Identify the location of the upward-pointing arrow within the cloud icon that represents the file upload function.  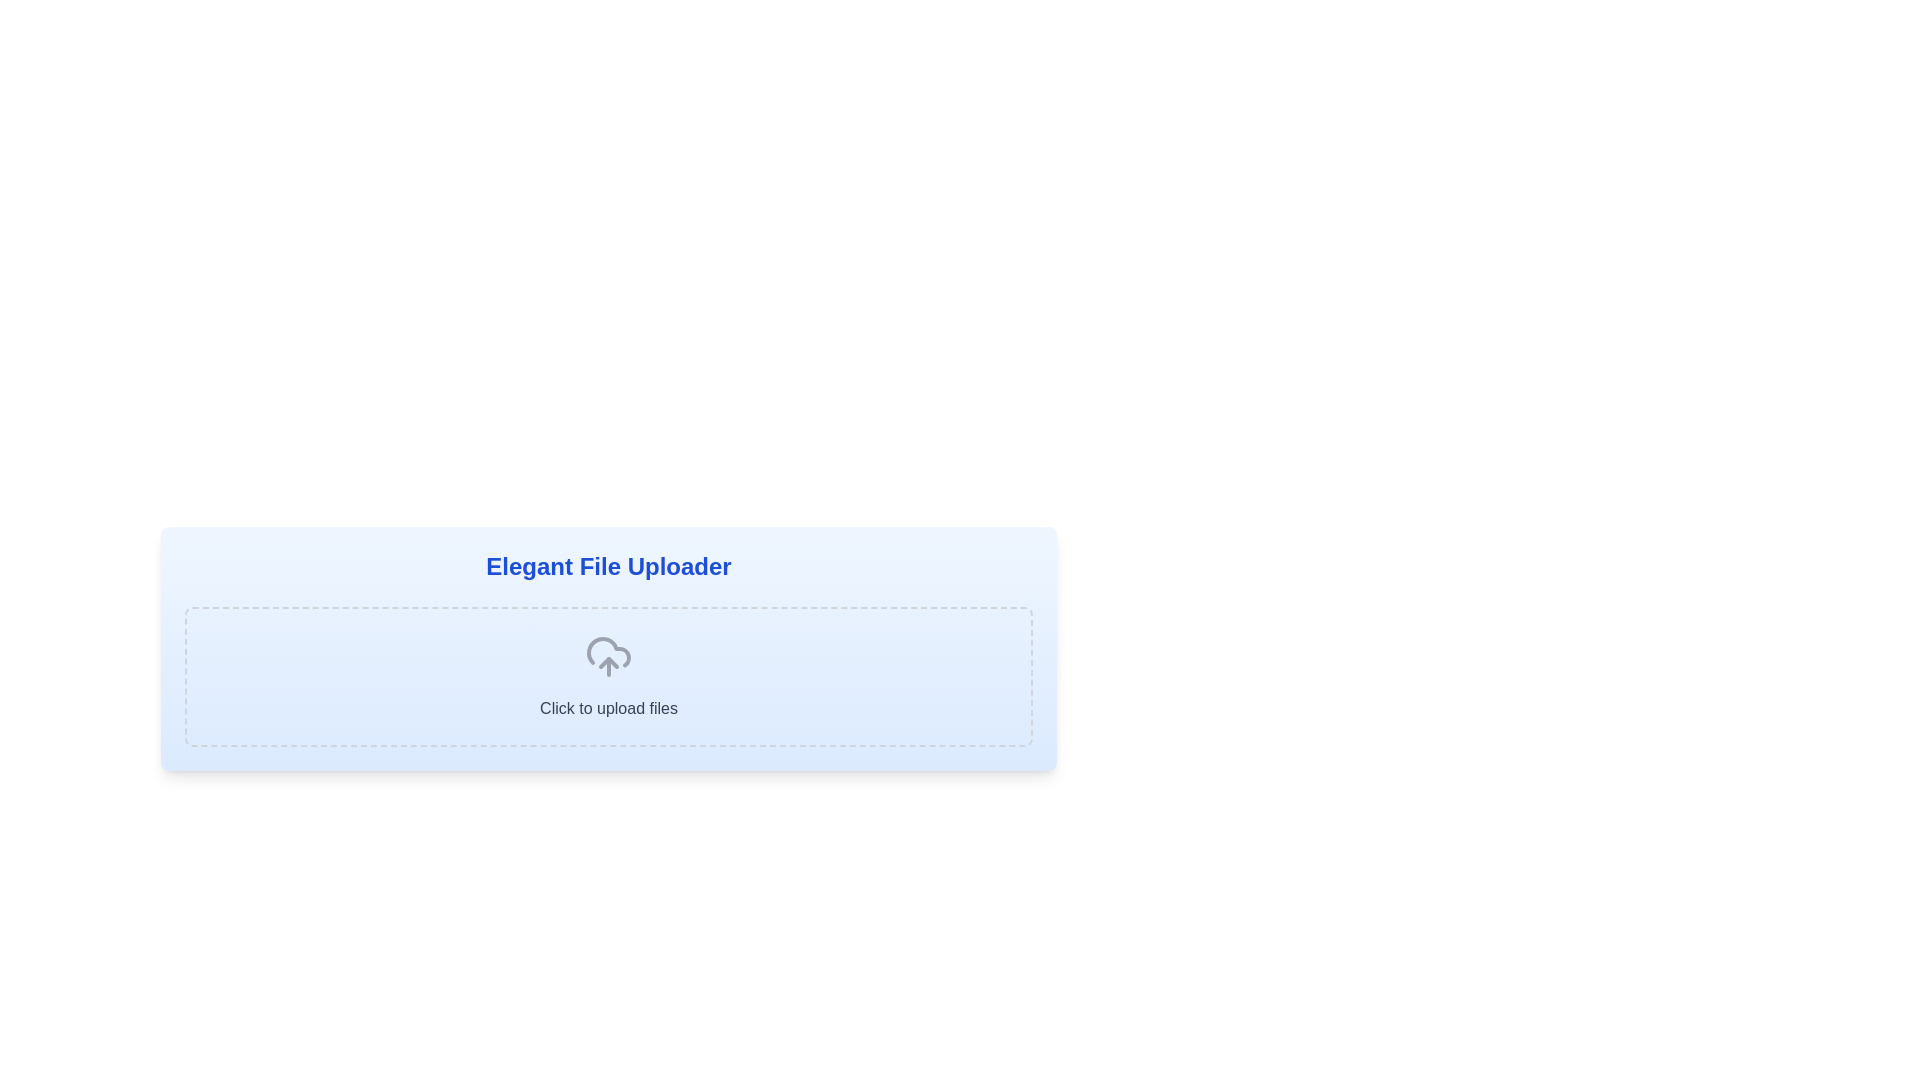
(608, 663).